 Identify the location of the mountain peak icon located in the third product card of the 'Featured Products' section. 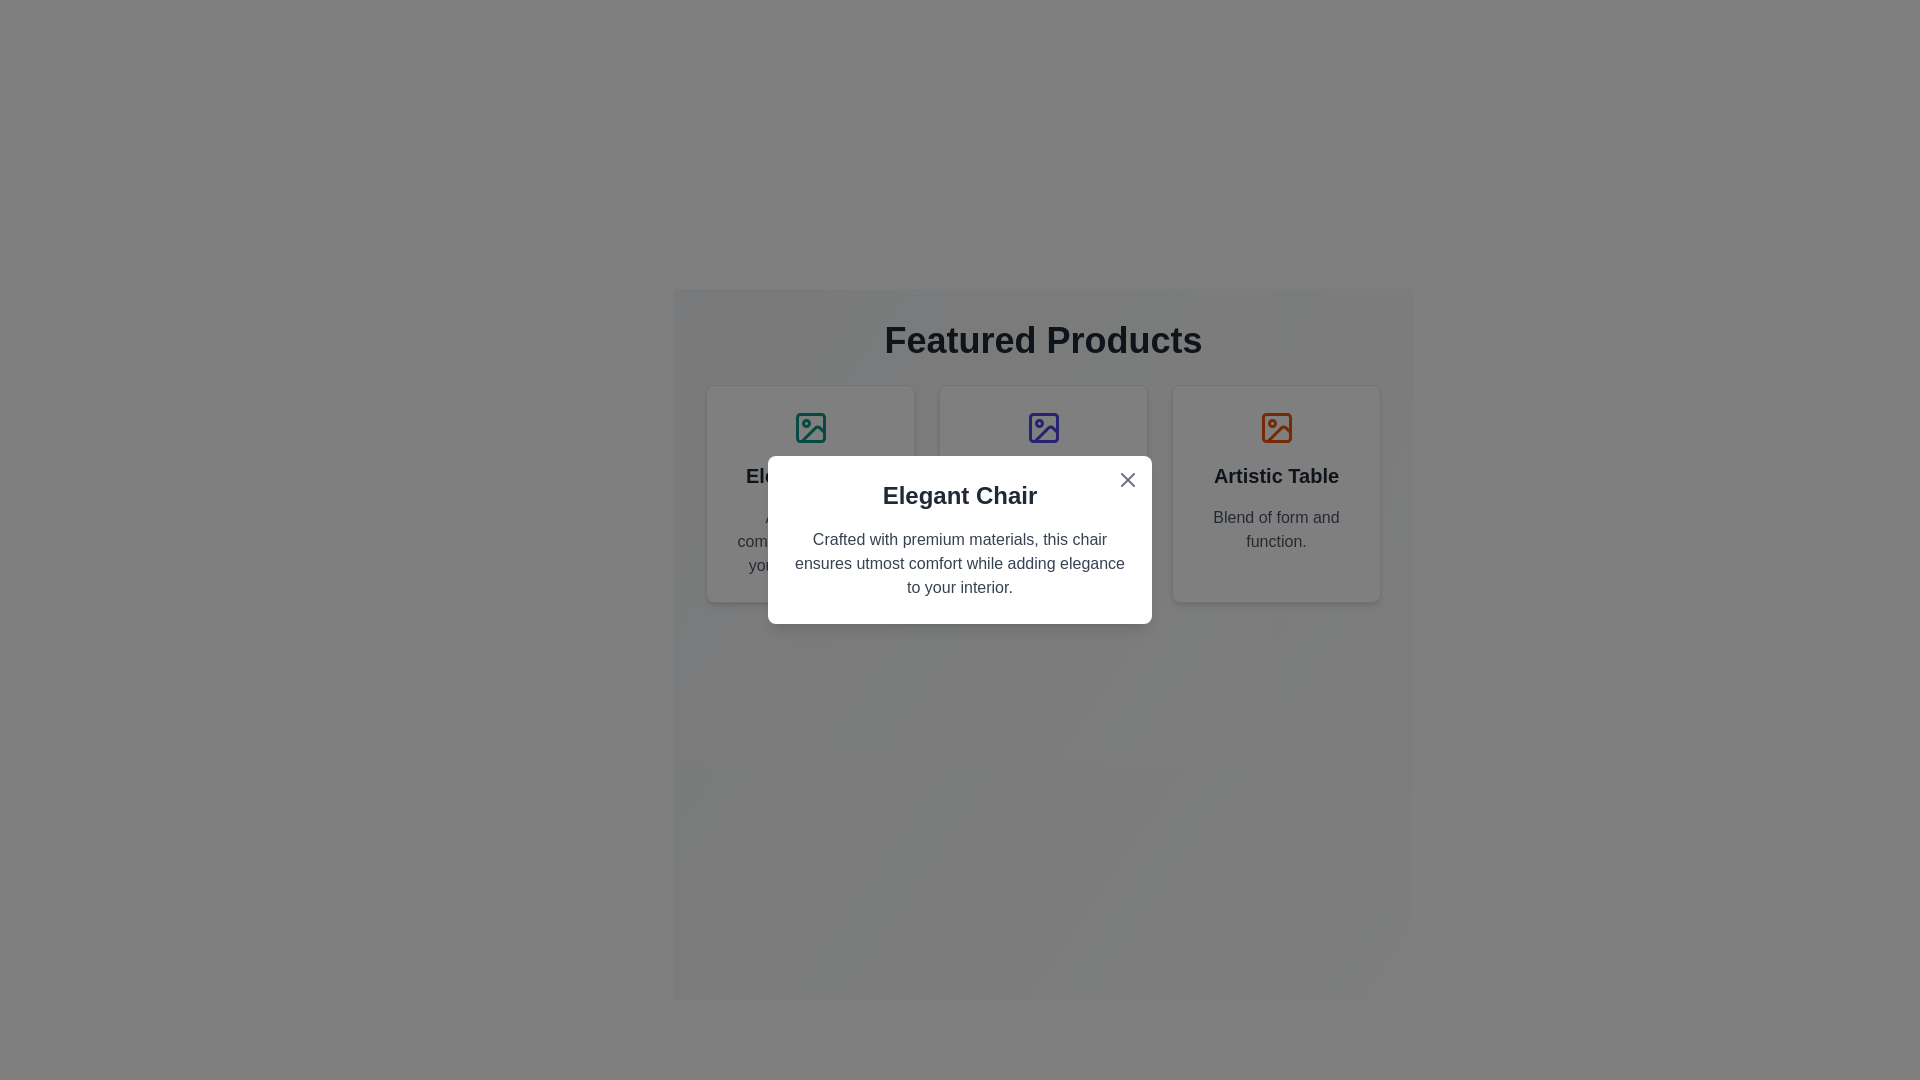
(1277, 433).